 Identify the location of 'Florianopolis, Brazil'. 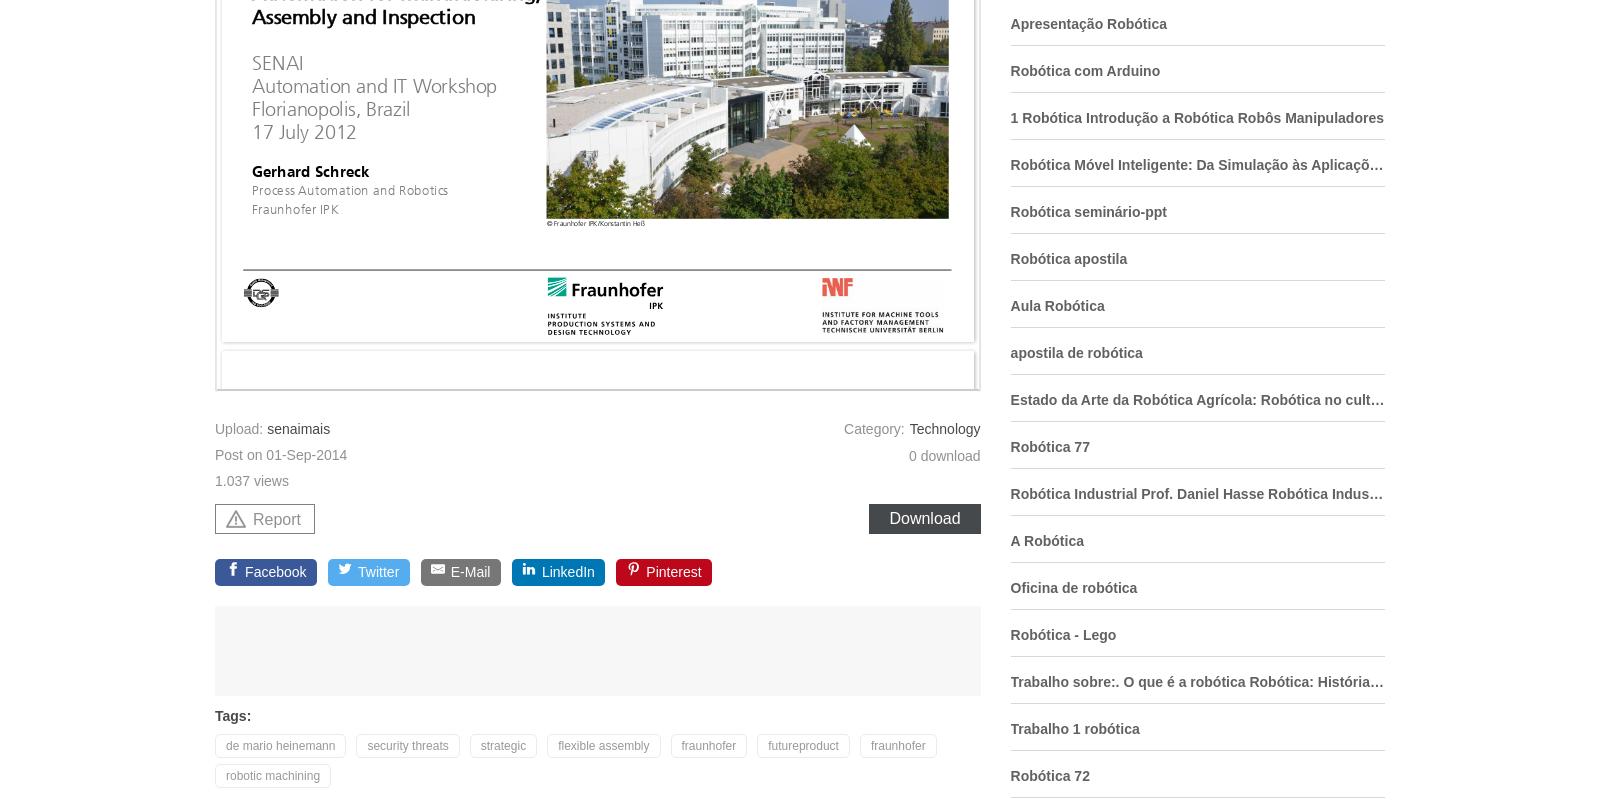
(333, 108).